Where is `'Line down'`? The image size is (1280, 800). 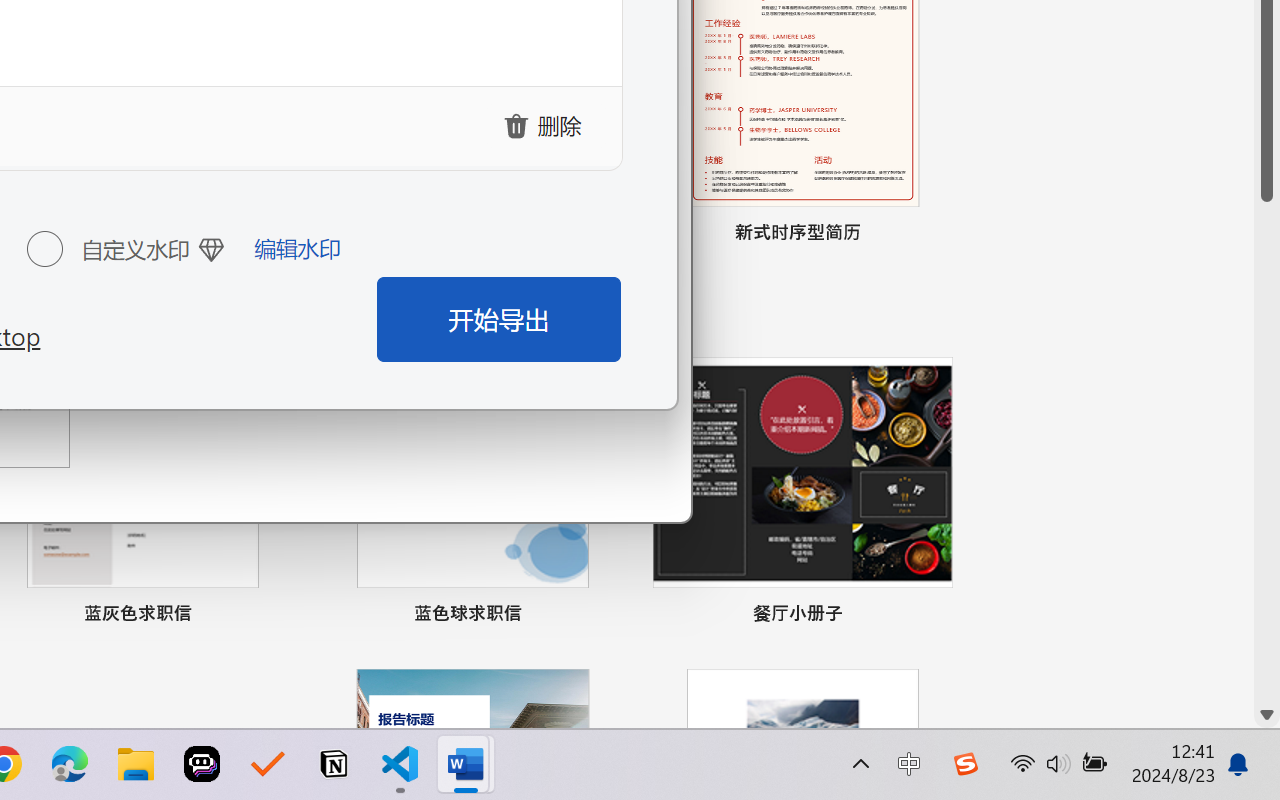 'Line down' is located at coordinates (1266, 714).